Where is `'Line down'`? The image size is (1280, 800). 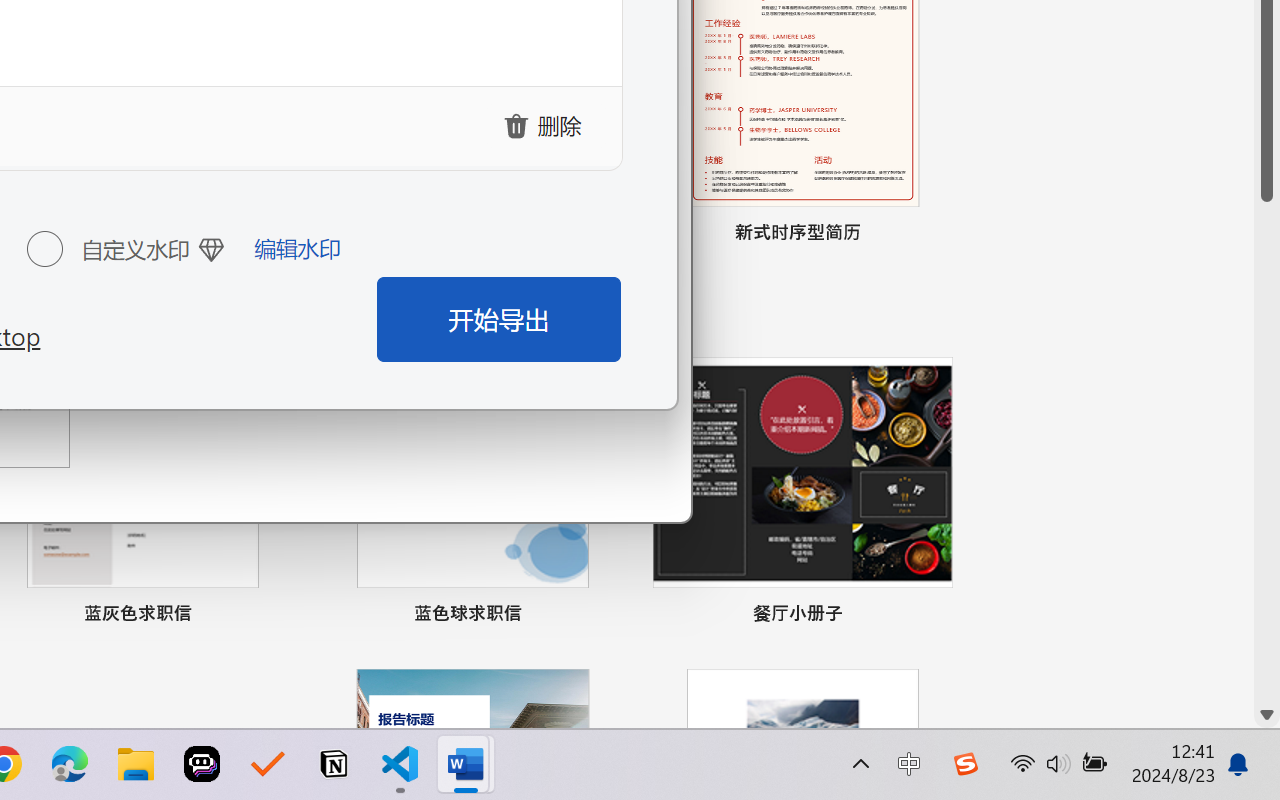 'Line down' is located at coordinates (1266, 714).